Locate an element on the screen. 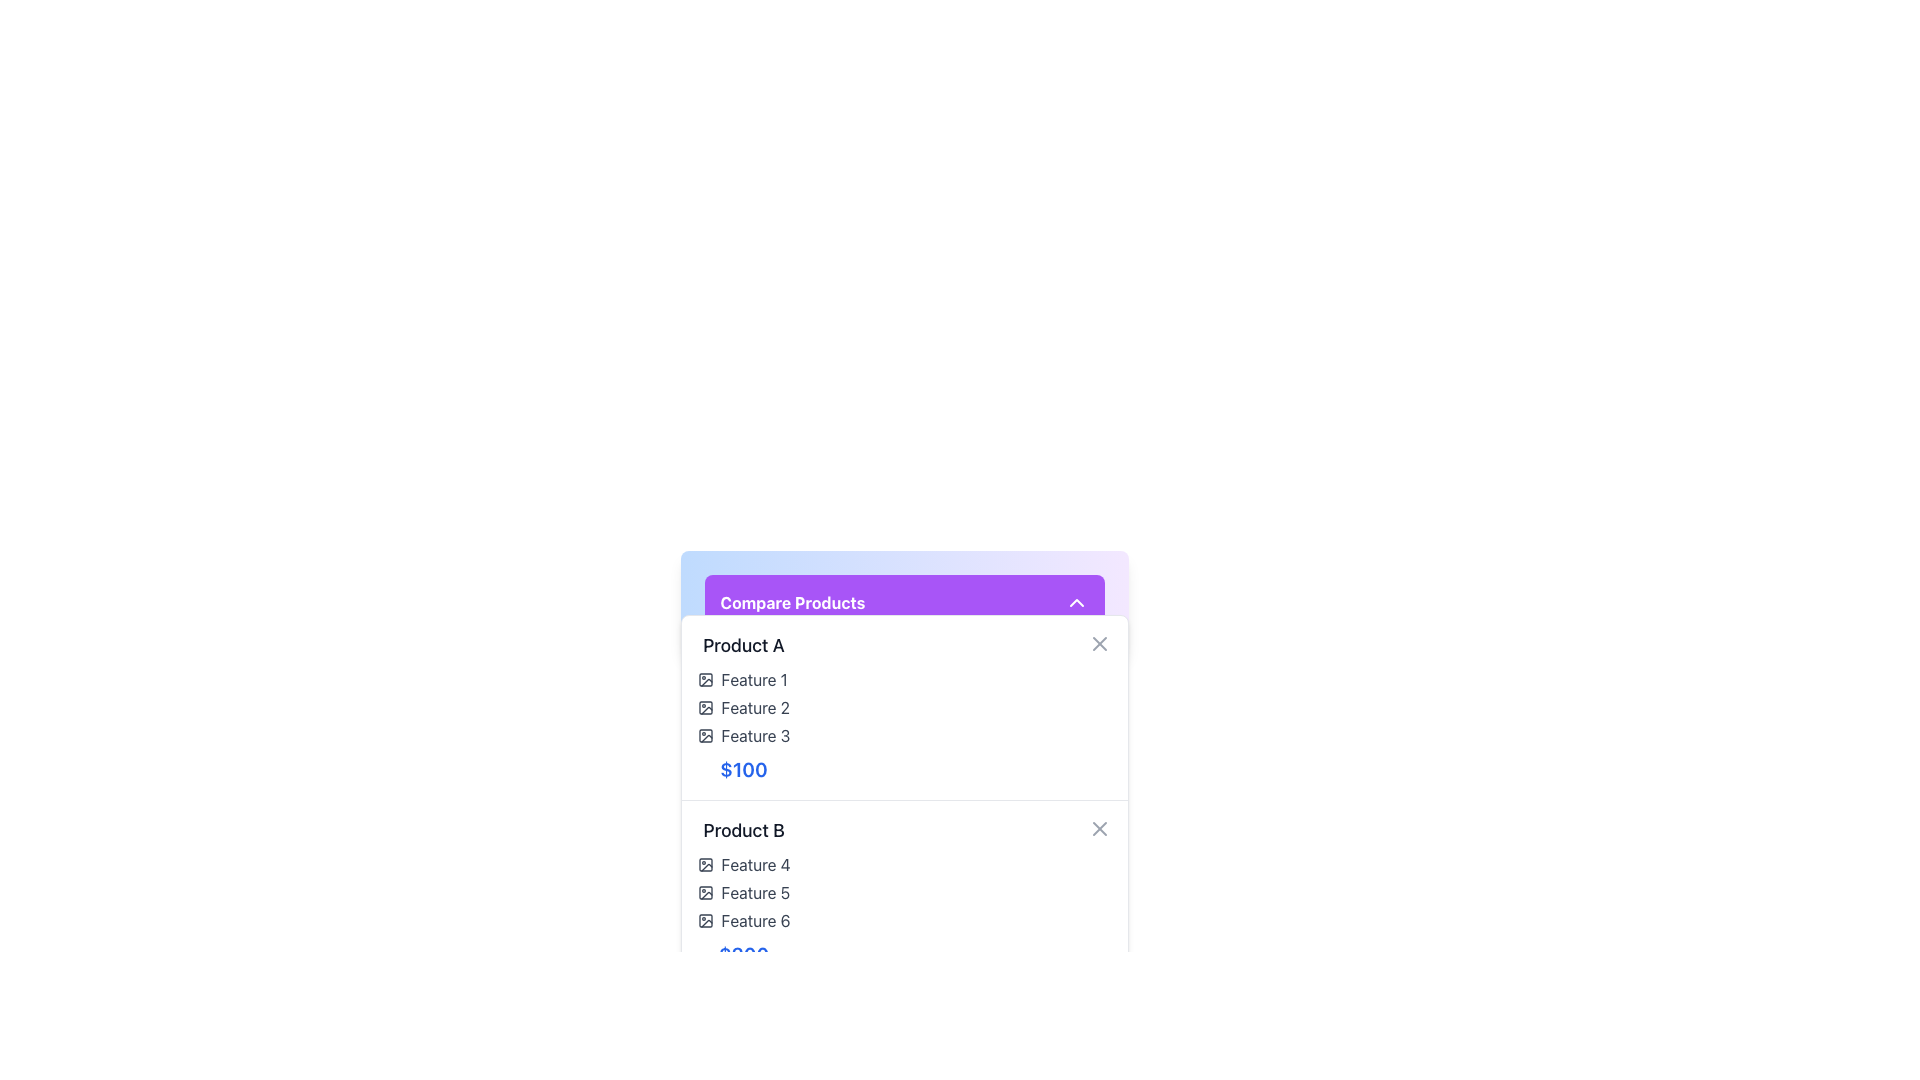 Image resolution: width=1920 pixels, height=1080 pixels. the text label displaying the price of 'Product A', located at the bottom of the card structure beneath 'Feature 1', 'Feature 2', and 'Feature 3' is located at coordinates (743, 769).